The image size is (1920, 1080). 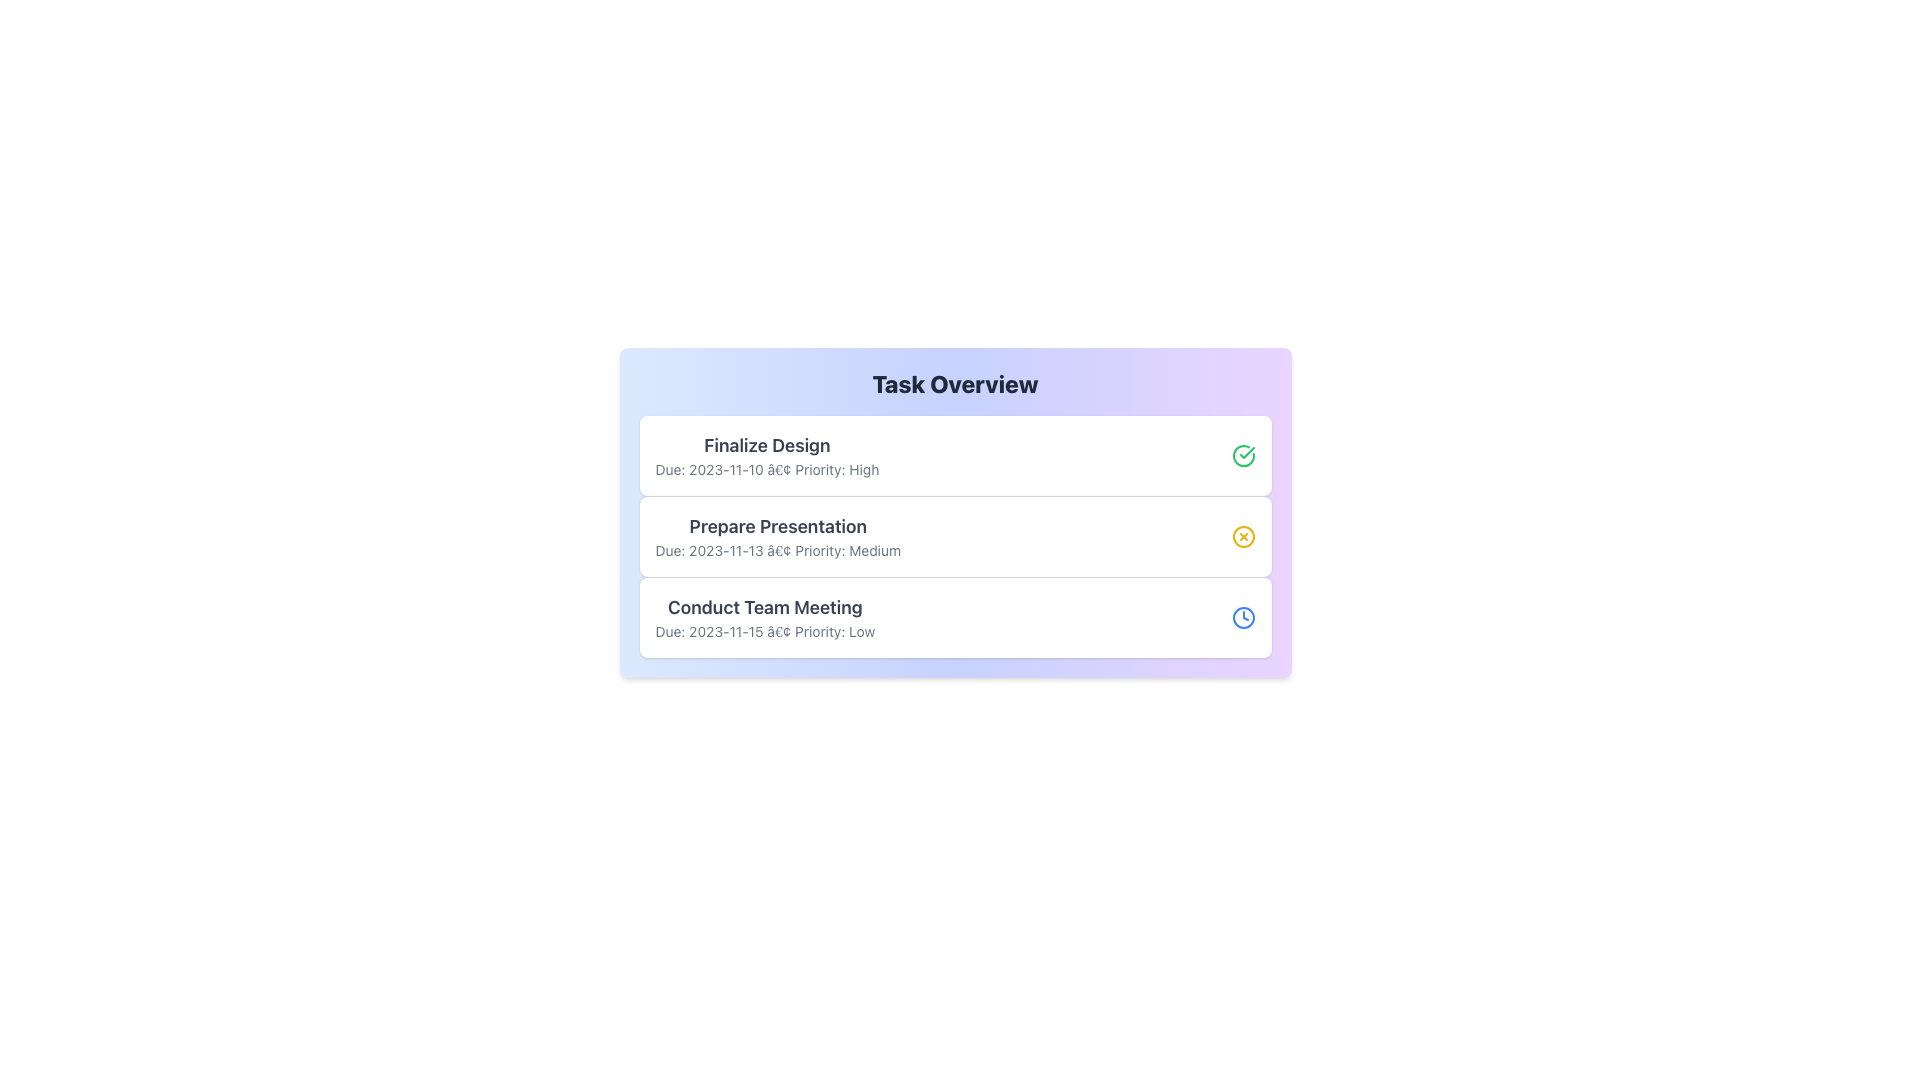 What do you see at coordinates (1242, 455) in the screenshot?
I see `the completion status icon located on the far right side of the 'Finalize Design' task row to indicate task interaction` at bounding box center [1242, 455].